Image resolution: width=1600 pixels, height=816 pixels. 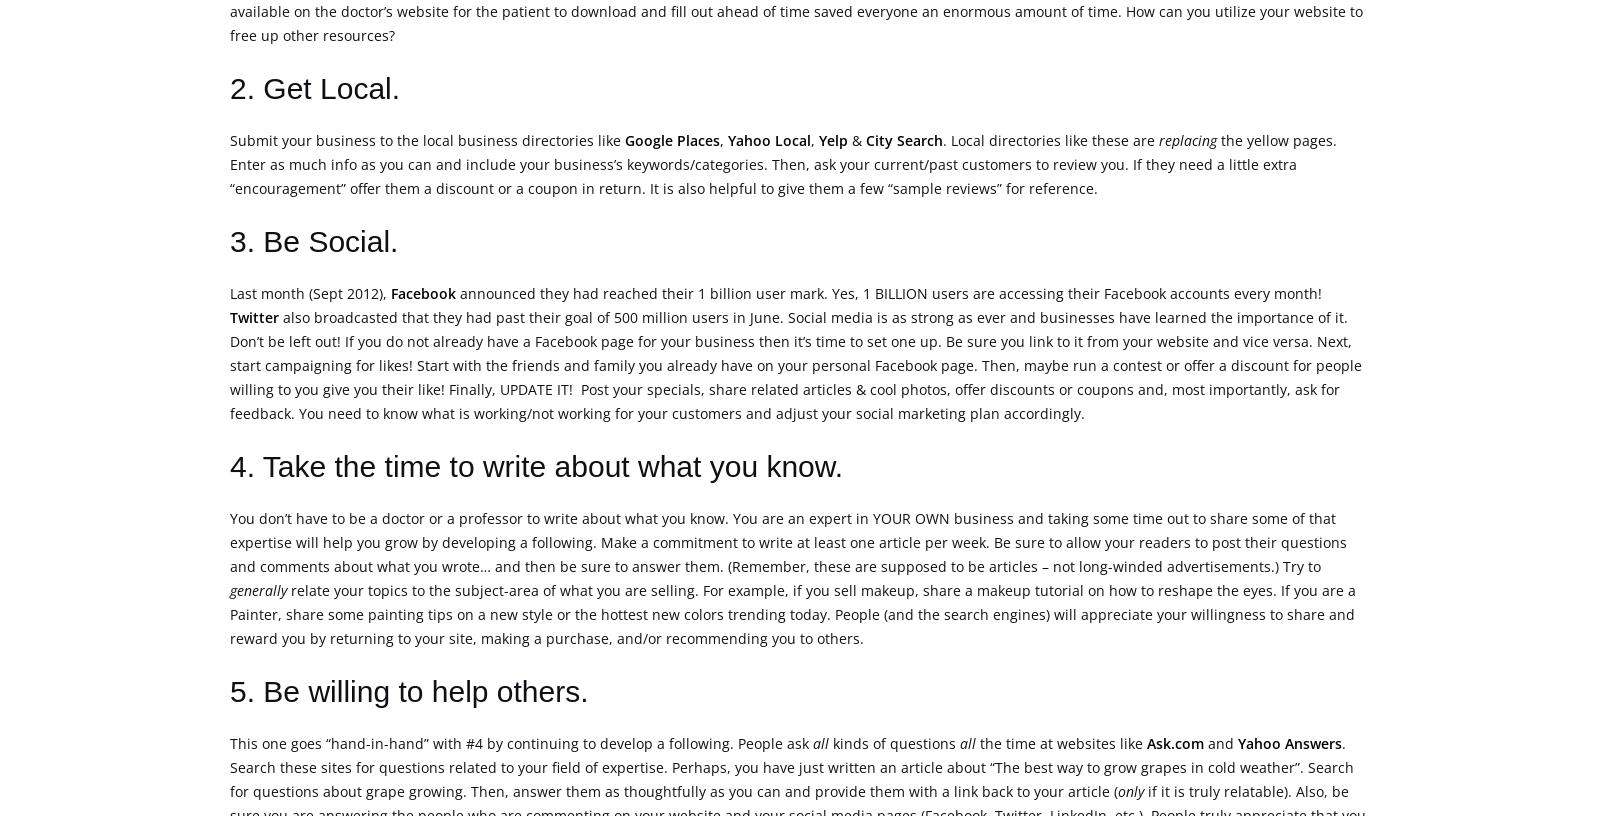 I want to click on '3. Be Social.', so click(x=313, y=240).